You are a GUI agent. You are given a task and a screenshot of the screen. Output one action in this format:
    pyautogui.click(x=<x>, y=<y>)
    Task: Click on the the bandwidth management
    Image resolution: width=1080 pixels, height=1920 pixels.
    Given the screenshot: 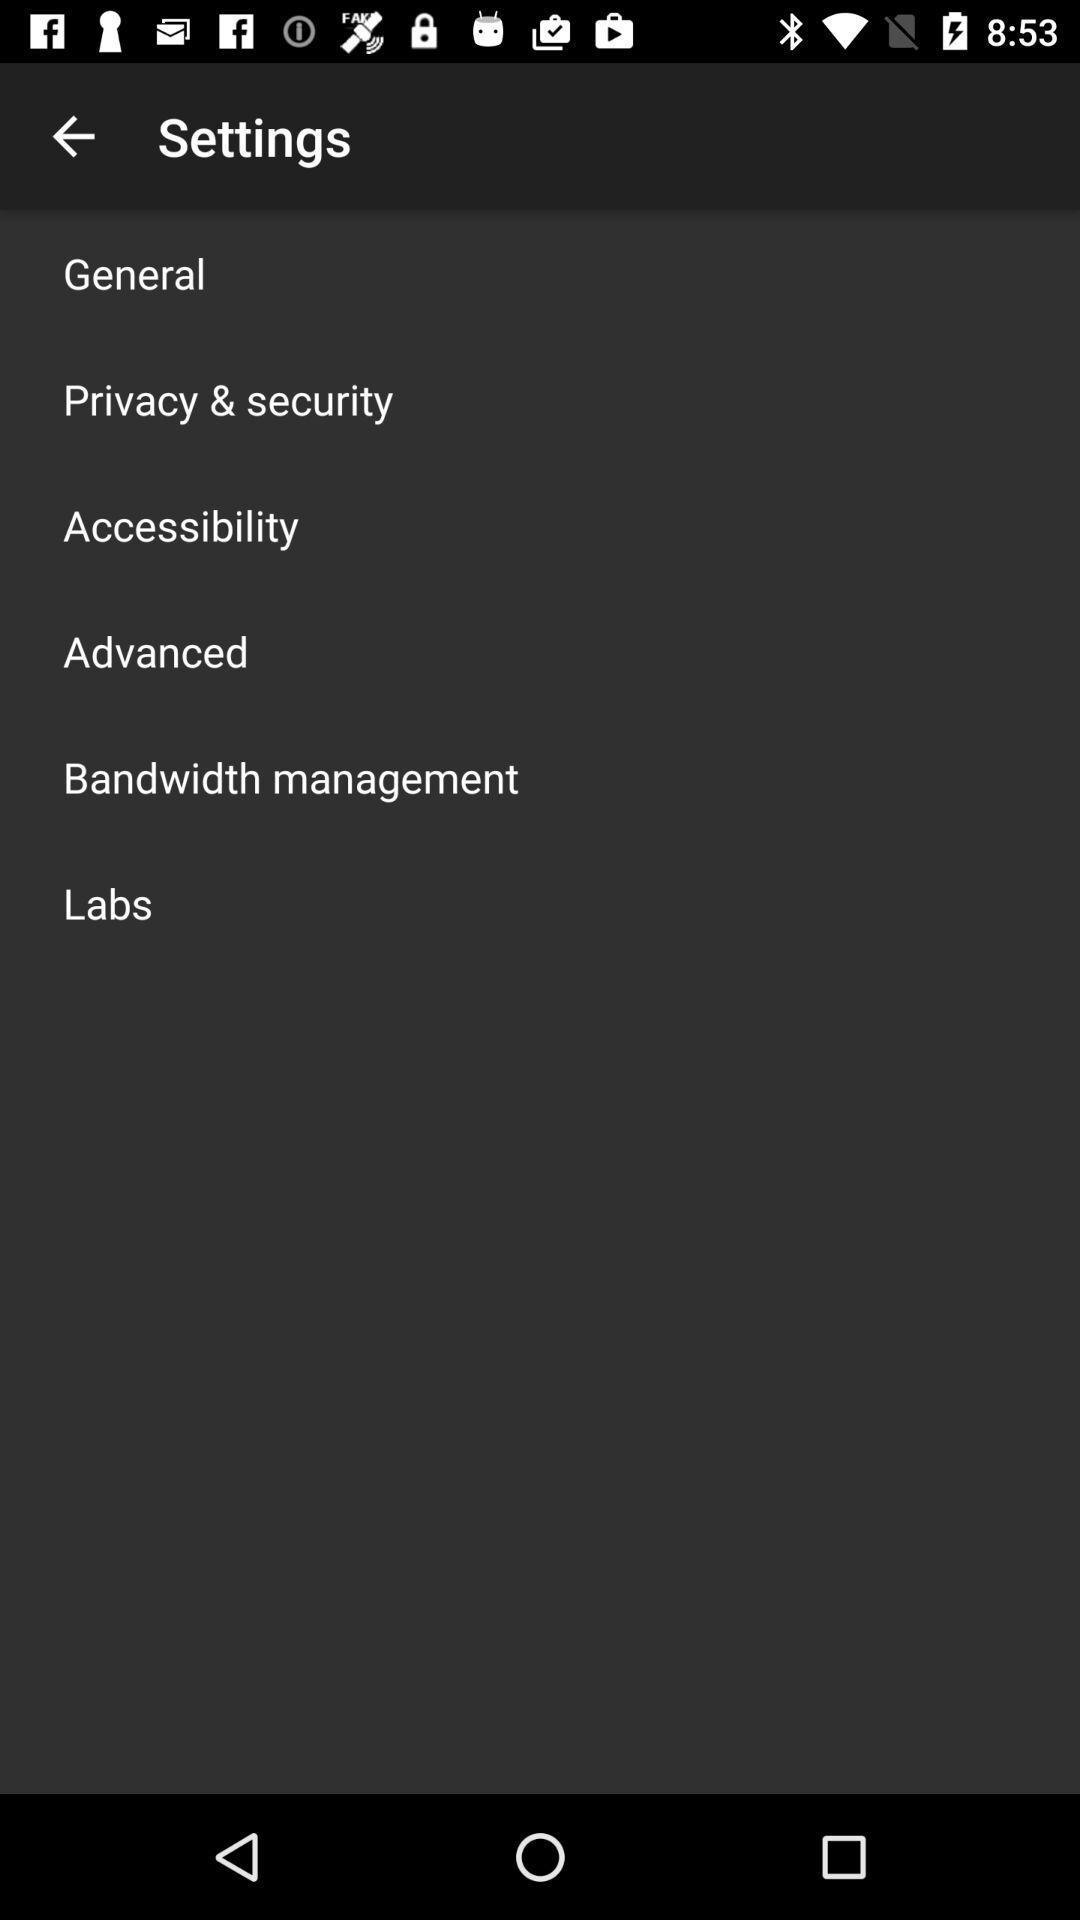 What is the action you would take?
    pyautogui.click(x=290, y=776)
    